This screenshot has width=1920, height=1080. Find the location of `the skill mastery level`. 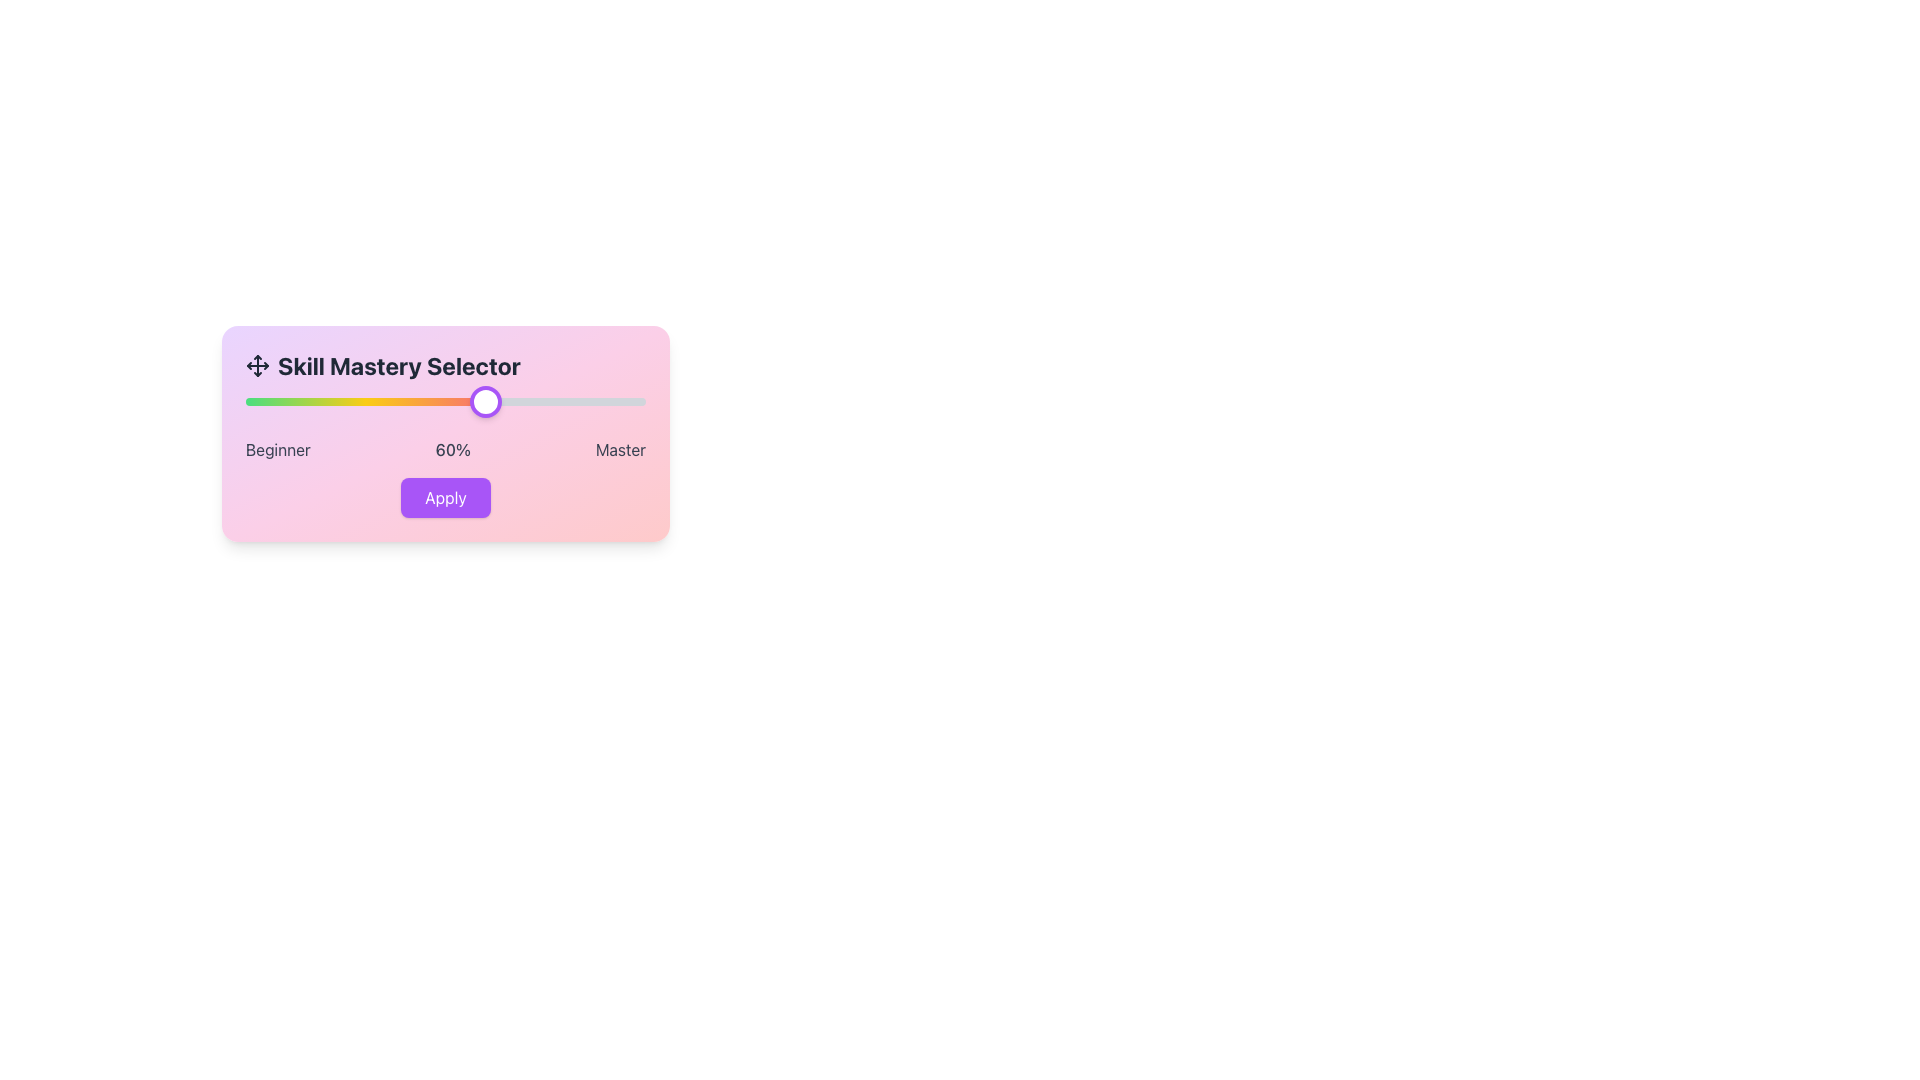

the skill mastery level is located at coordinates (576, 401).